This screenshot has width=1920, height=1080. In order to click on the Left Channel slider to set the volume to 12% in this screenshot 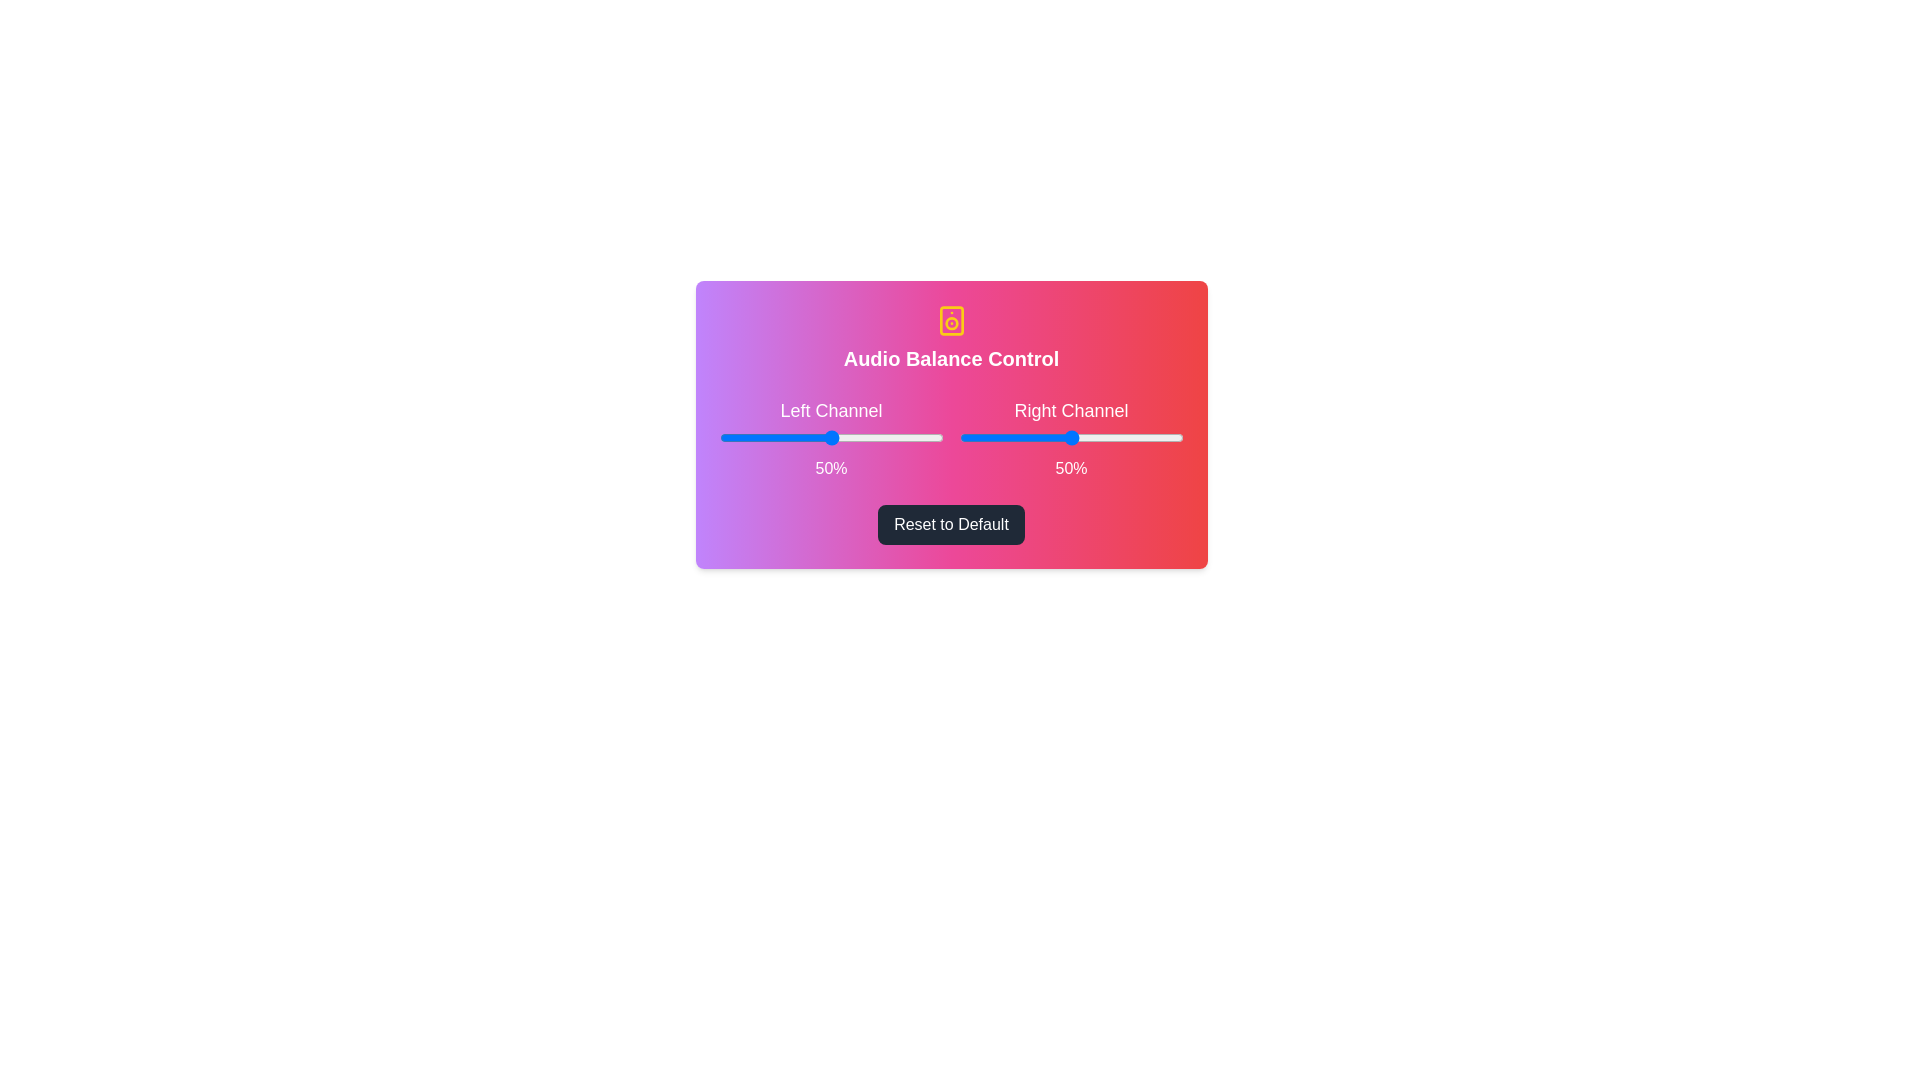, I will do `click(745, 437)`.